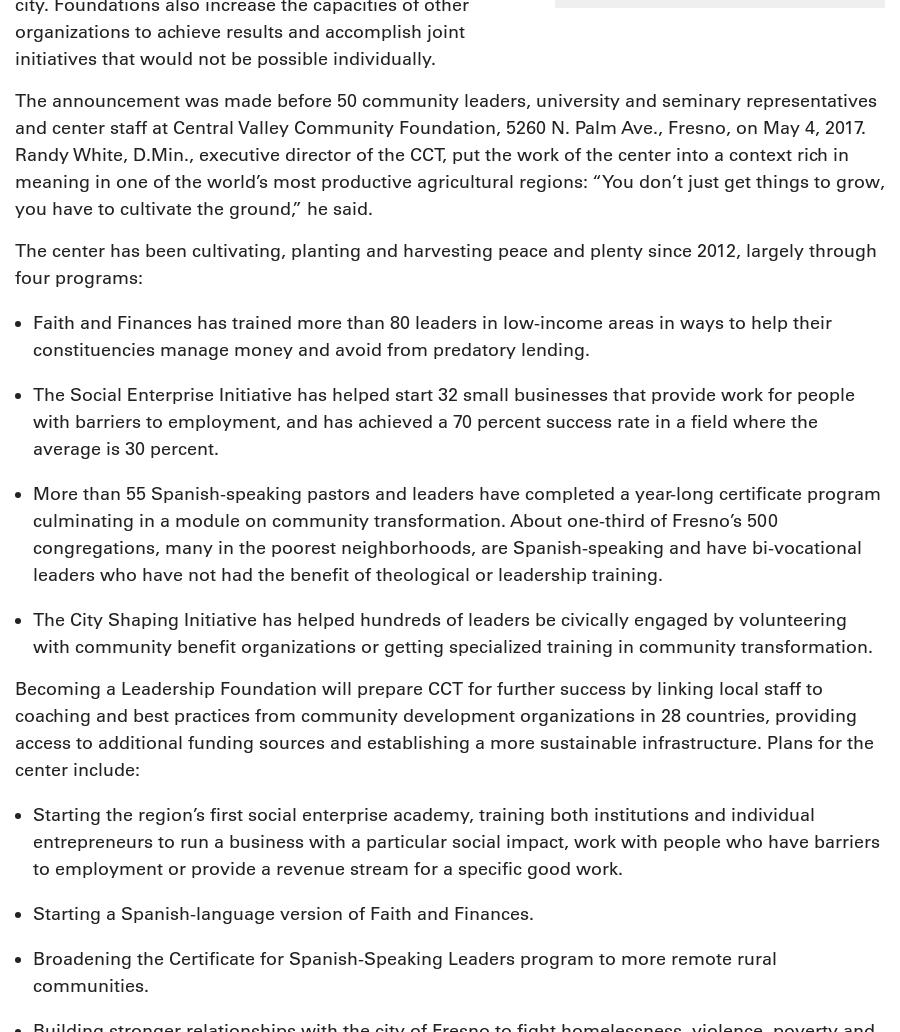  What do you see at coordinates (282, 913) in the screenshot?
I see `'Starting a Spanish-language version of Faith and Finances.'` at bounding box center [282, 913].